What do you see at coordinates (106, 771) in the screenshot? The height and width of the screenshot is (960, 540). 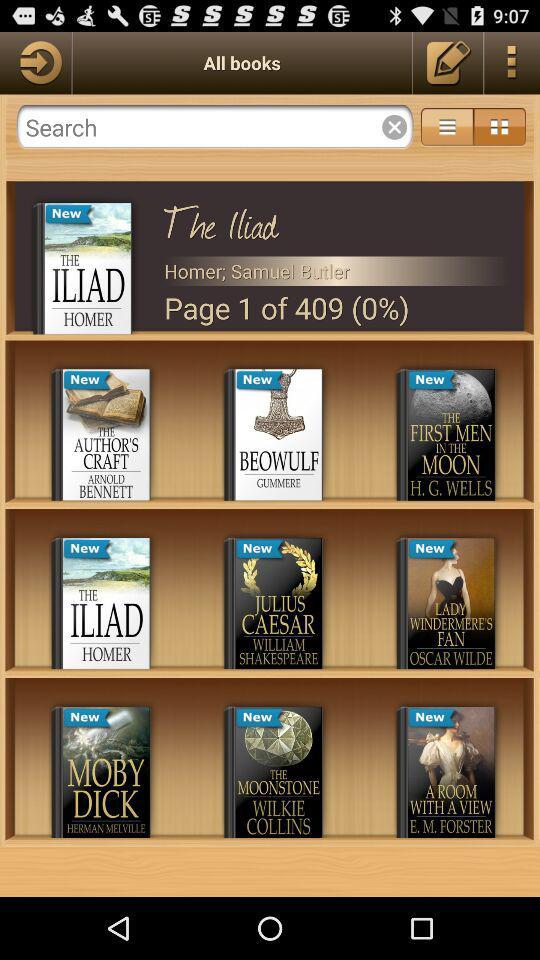 I see `first icon in third row of the page` at bounding box center [106, 771].